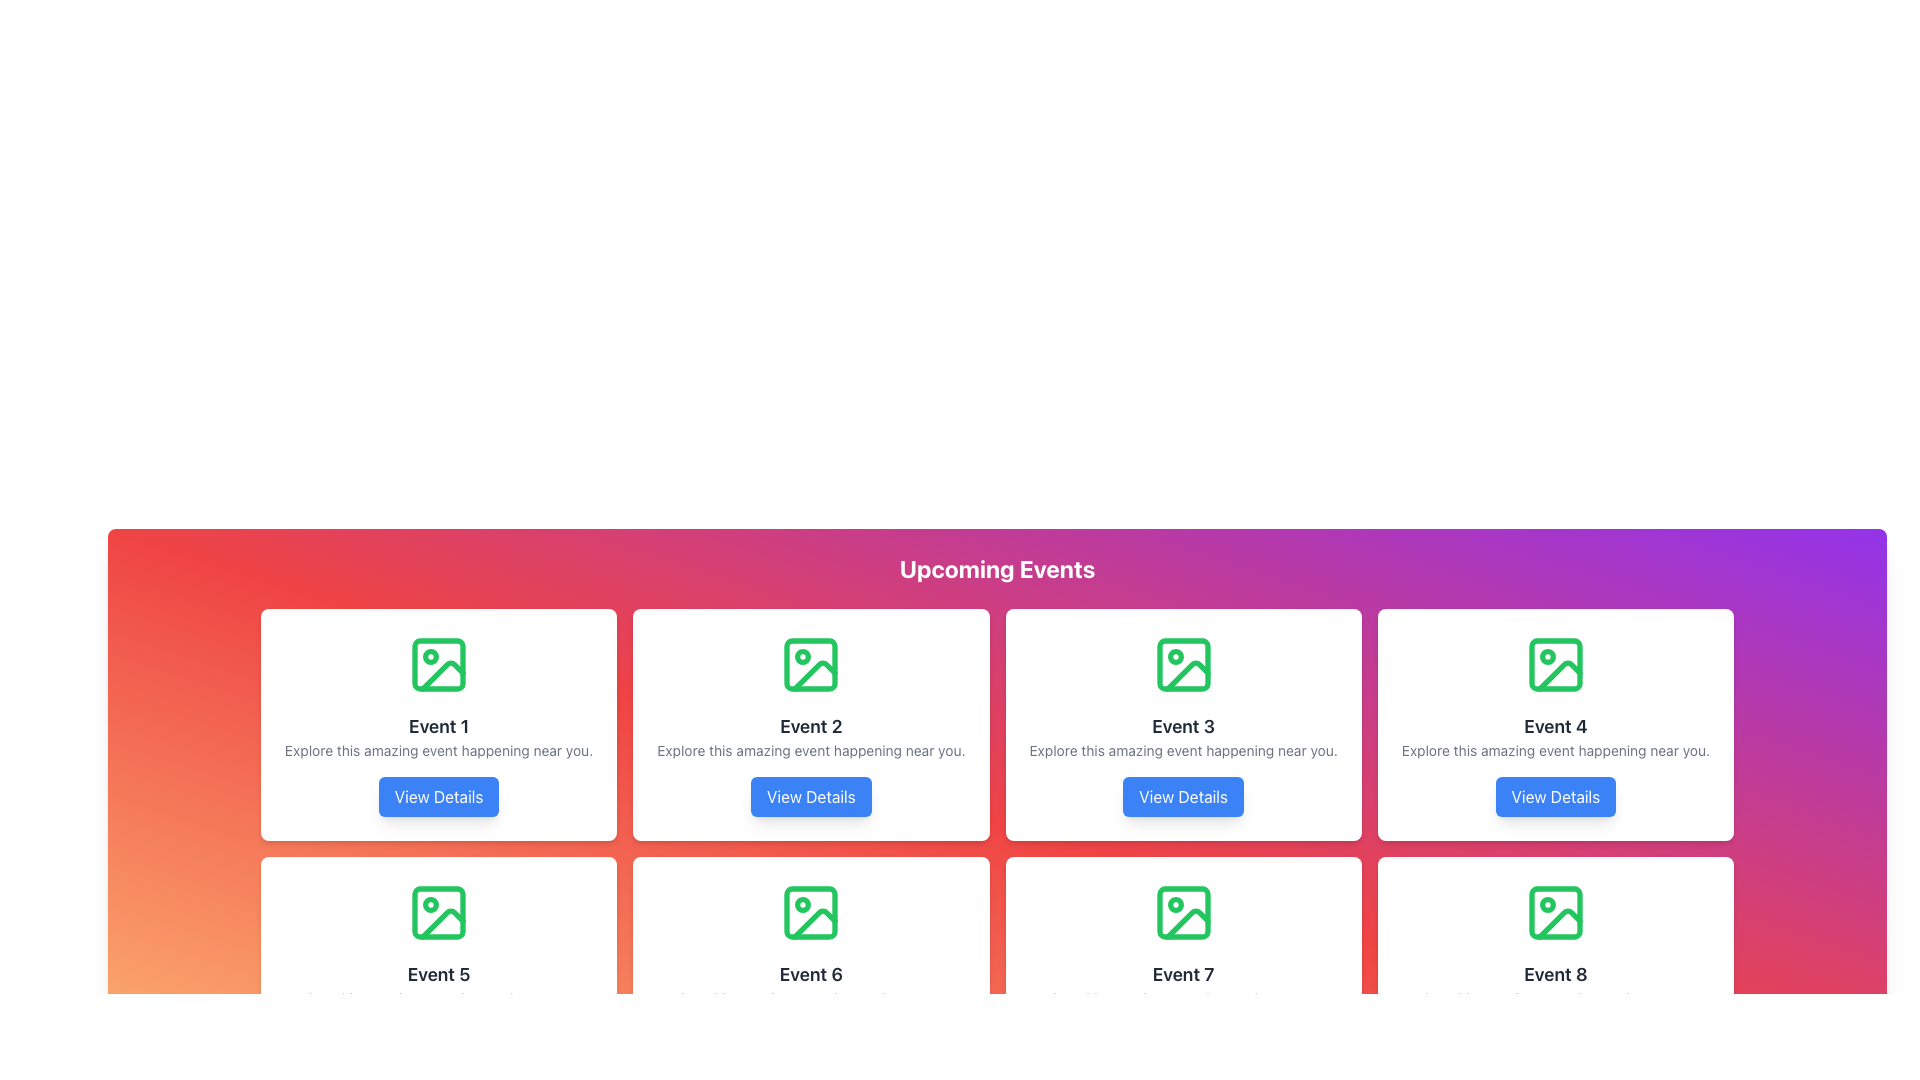 The height and width of the screenshot is (1080, 1920). Describe the element at coordinates (811, 664) in the screenshot. I see `the vibrant green outline icon representing an image, located in the second card of the first row labeled 'Event 2'` at that location.